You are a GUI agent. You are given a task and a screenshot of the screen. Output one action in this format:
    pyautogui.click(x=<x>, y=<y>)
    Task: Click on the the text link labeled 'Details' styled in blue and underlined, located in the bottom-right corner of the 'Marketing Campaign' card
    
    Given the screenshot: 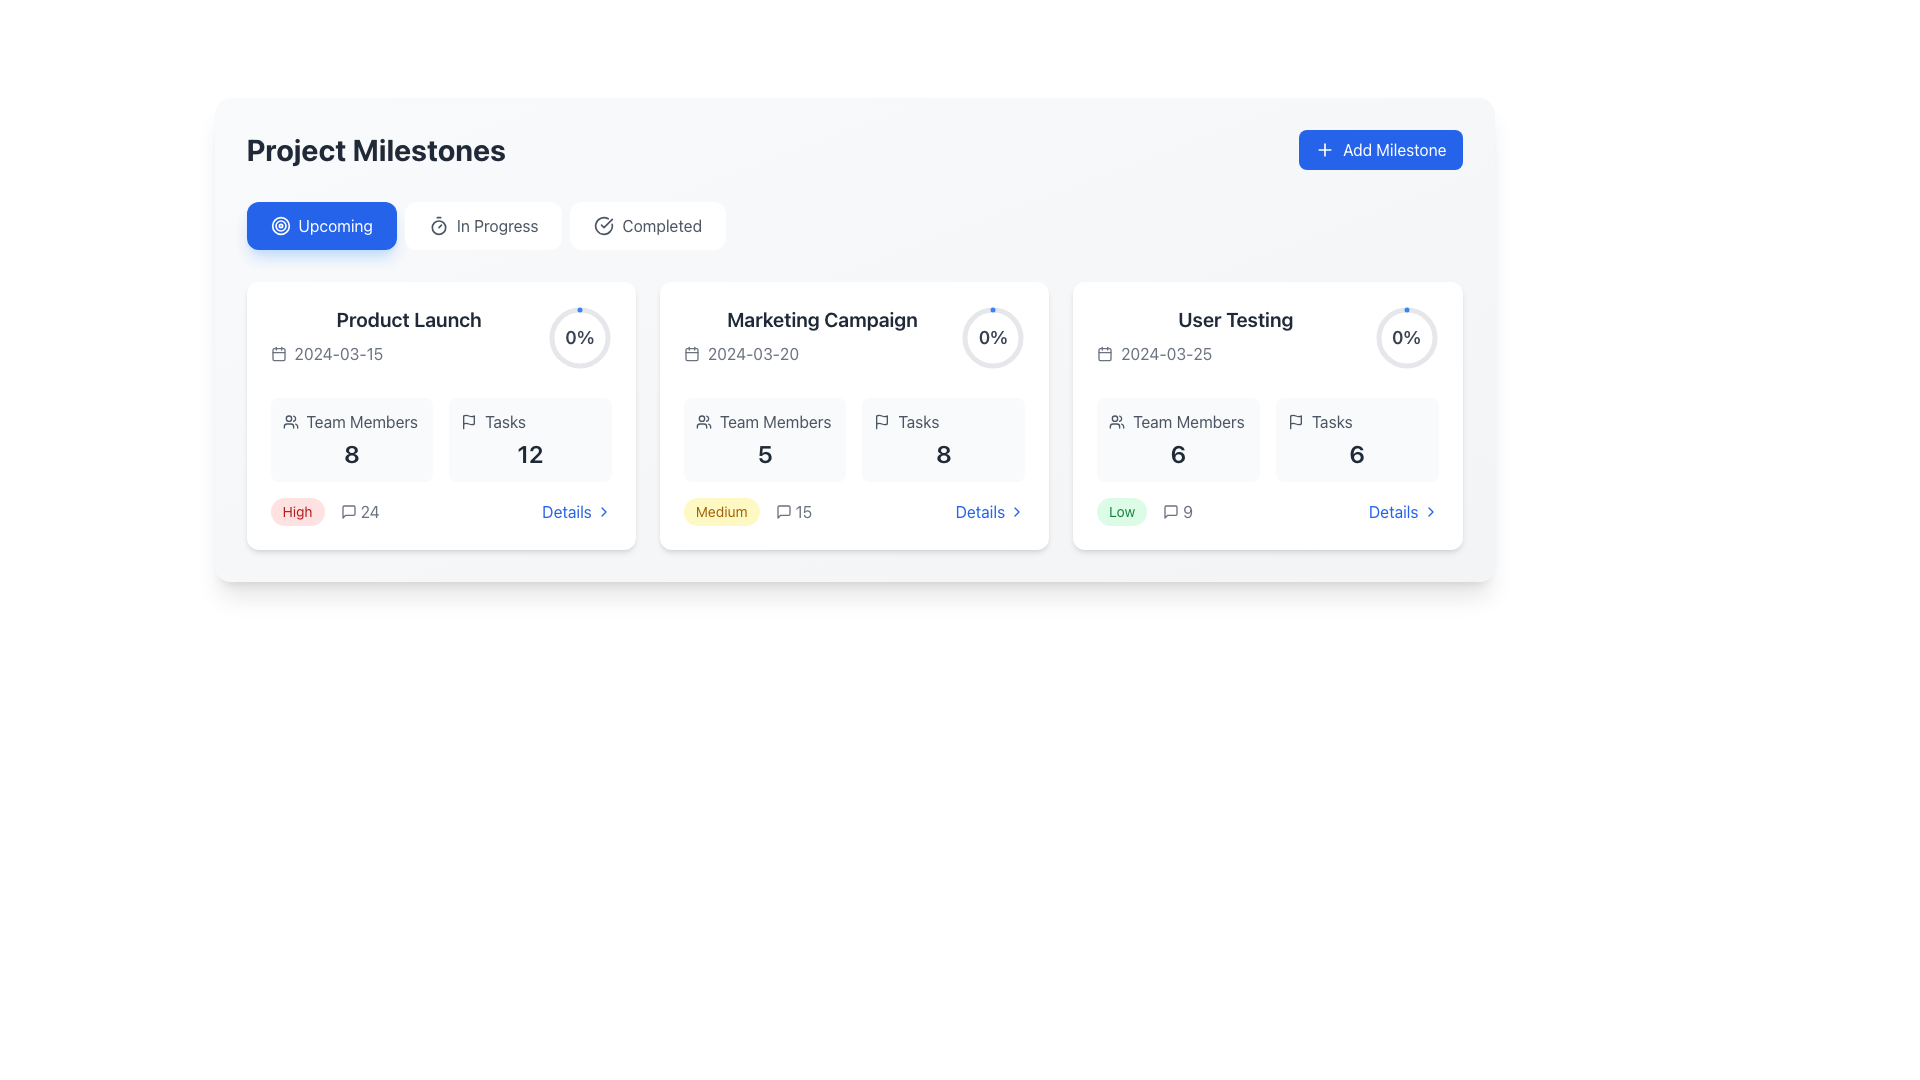 What is the action you would take?
    pyautogui.click(x=990, y=511)
    